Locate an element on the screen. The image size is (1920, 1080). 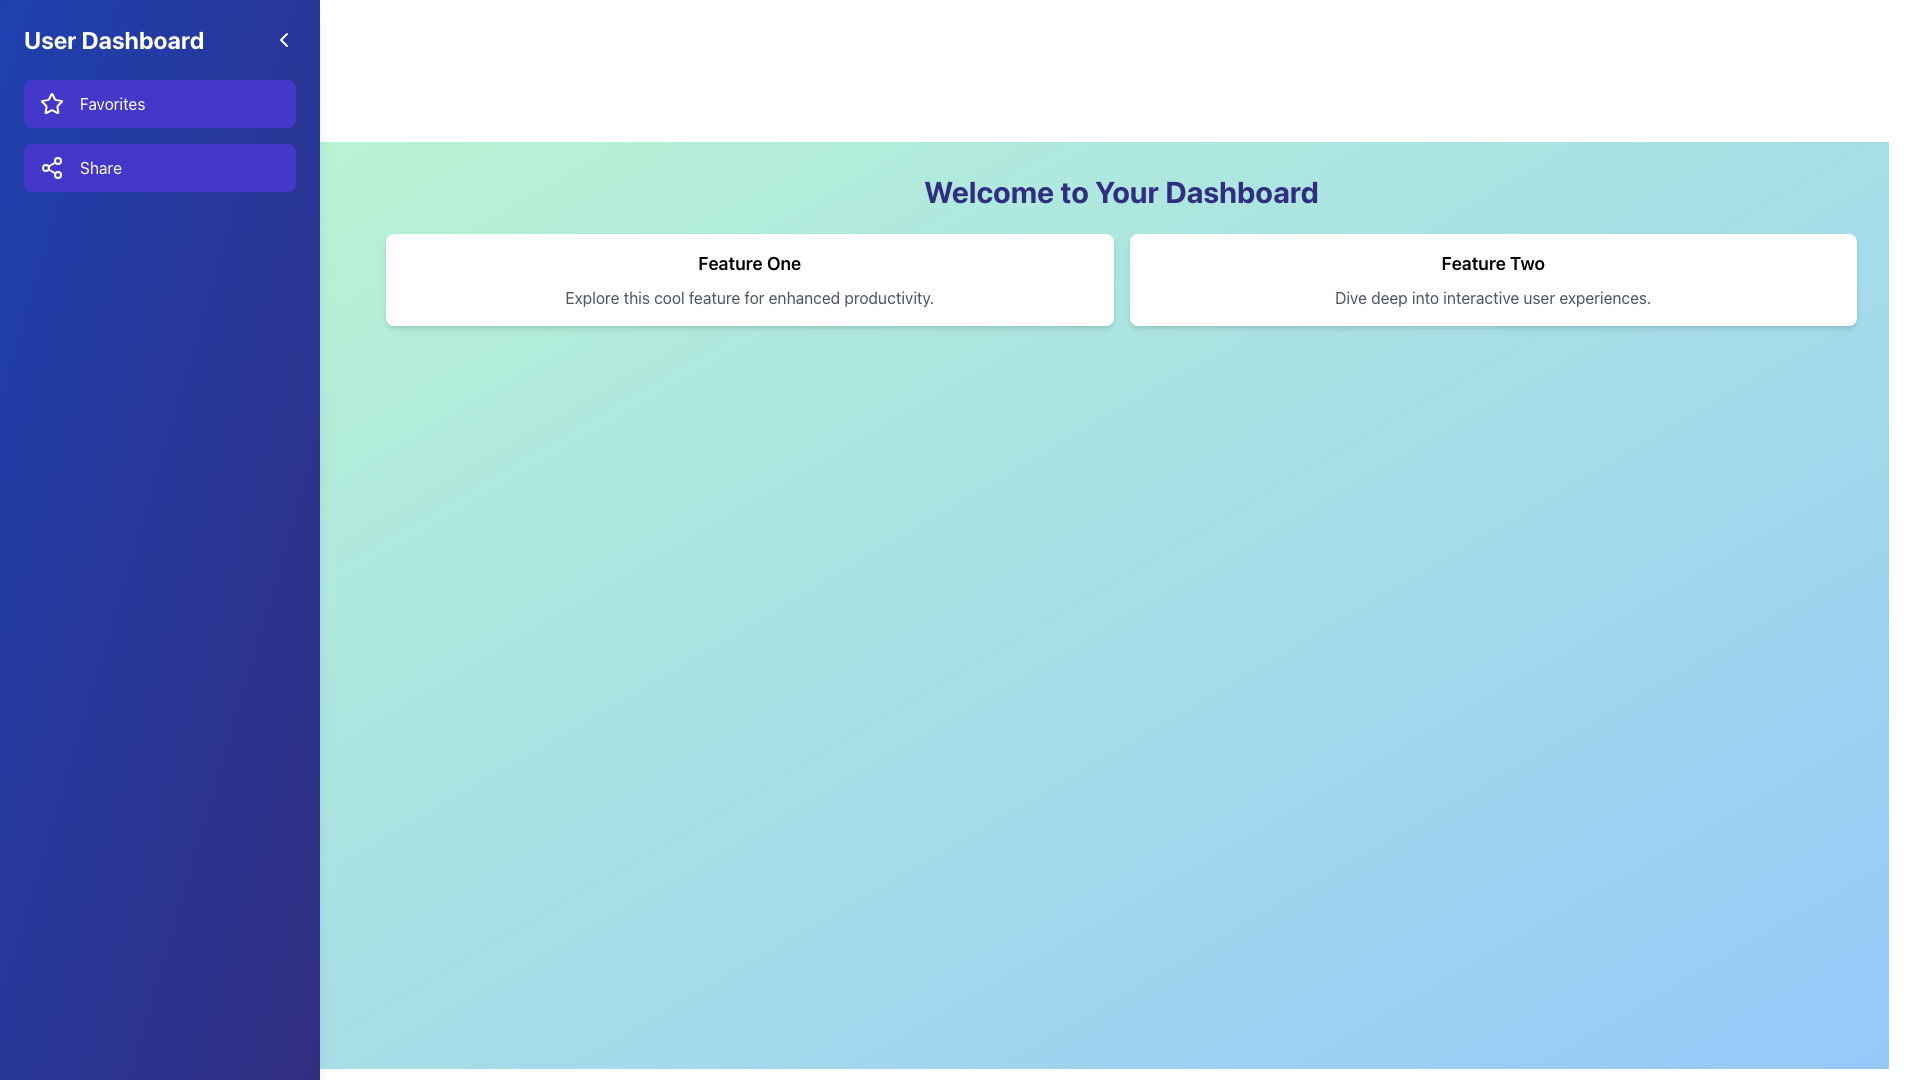
the left-pointing chevron vector graphic icon located near the top of the left panel is located at coordinates (282, 39).